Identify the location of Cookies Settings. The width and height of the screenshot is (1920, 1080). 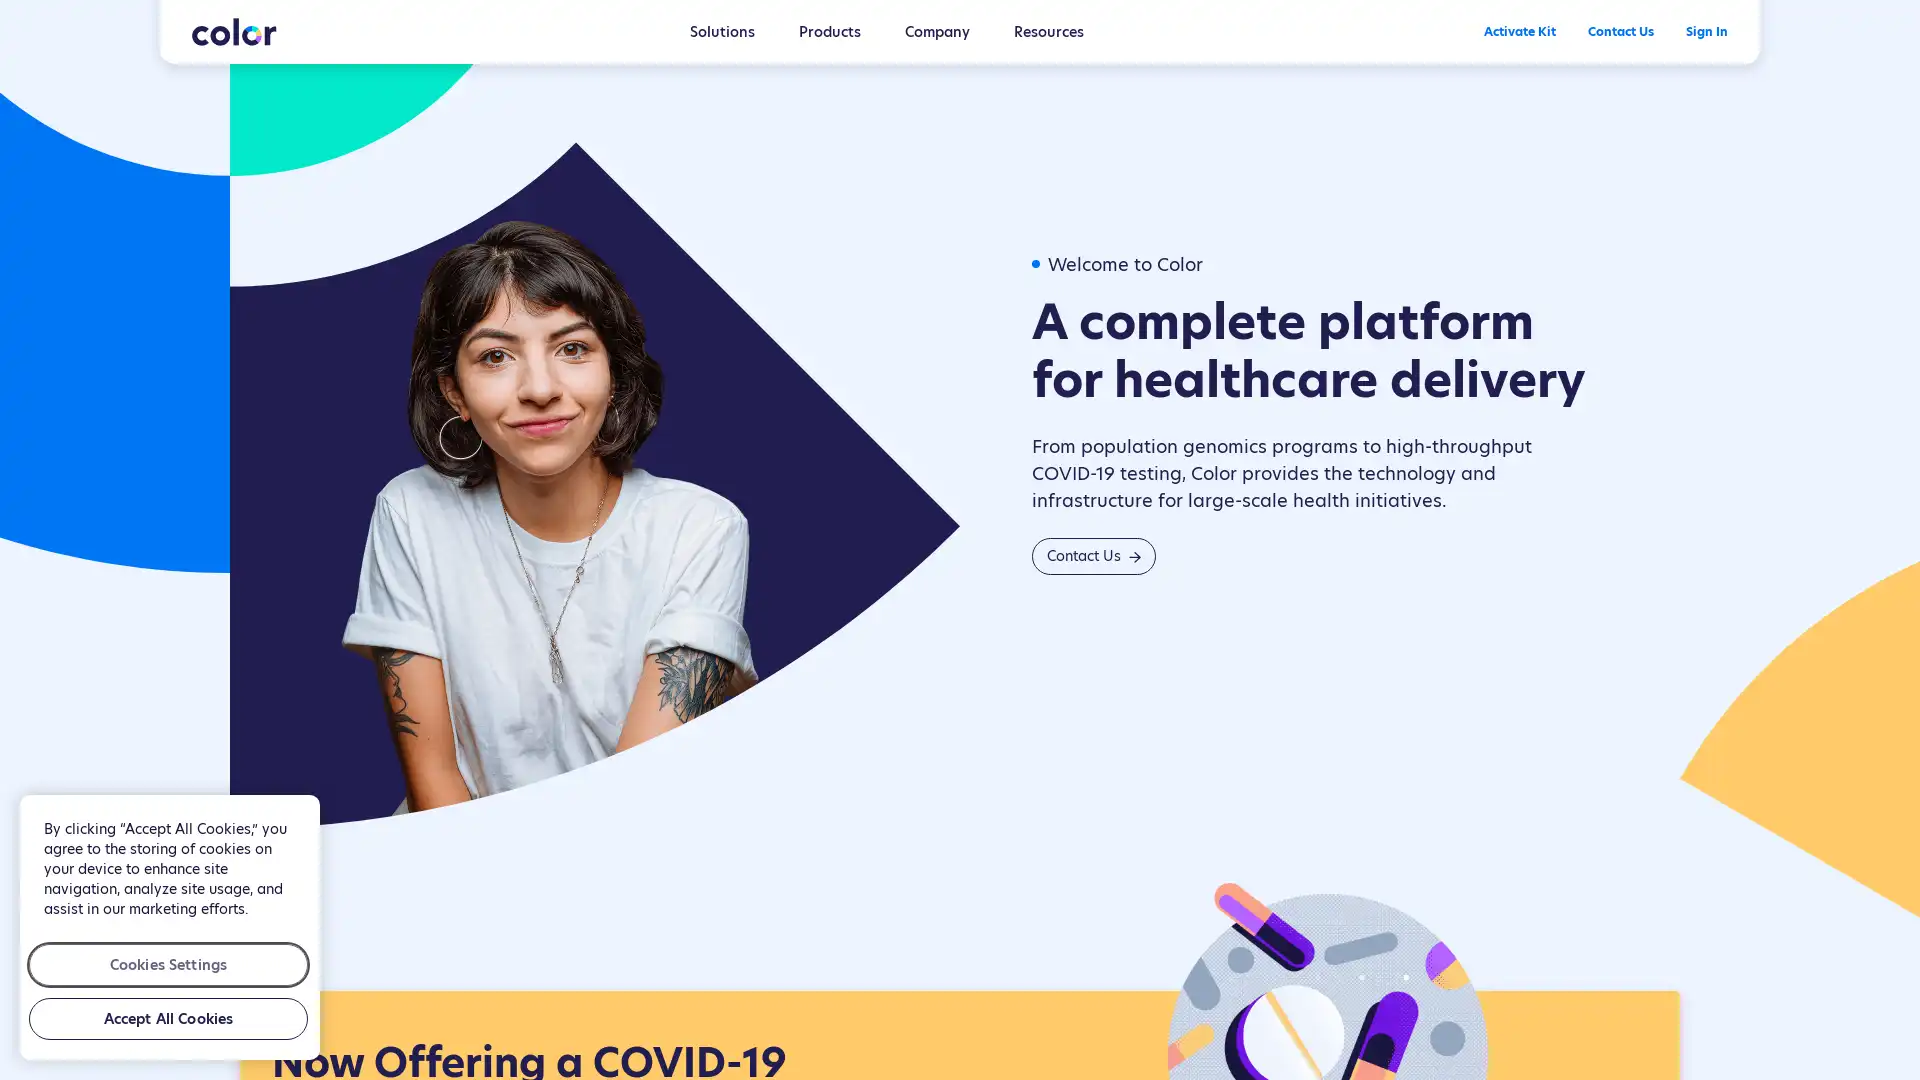
(168, 963).